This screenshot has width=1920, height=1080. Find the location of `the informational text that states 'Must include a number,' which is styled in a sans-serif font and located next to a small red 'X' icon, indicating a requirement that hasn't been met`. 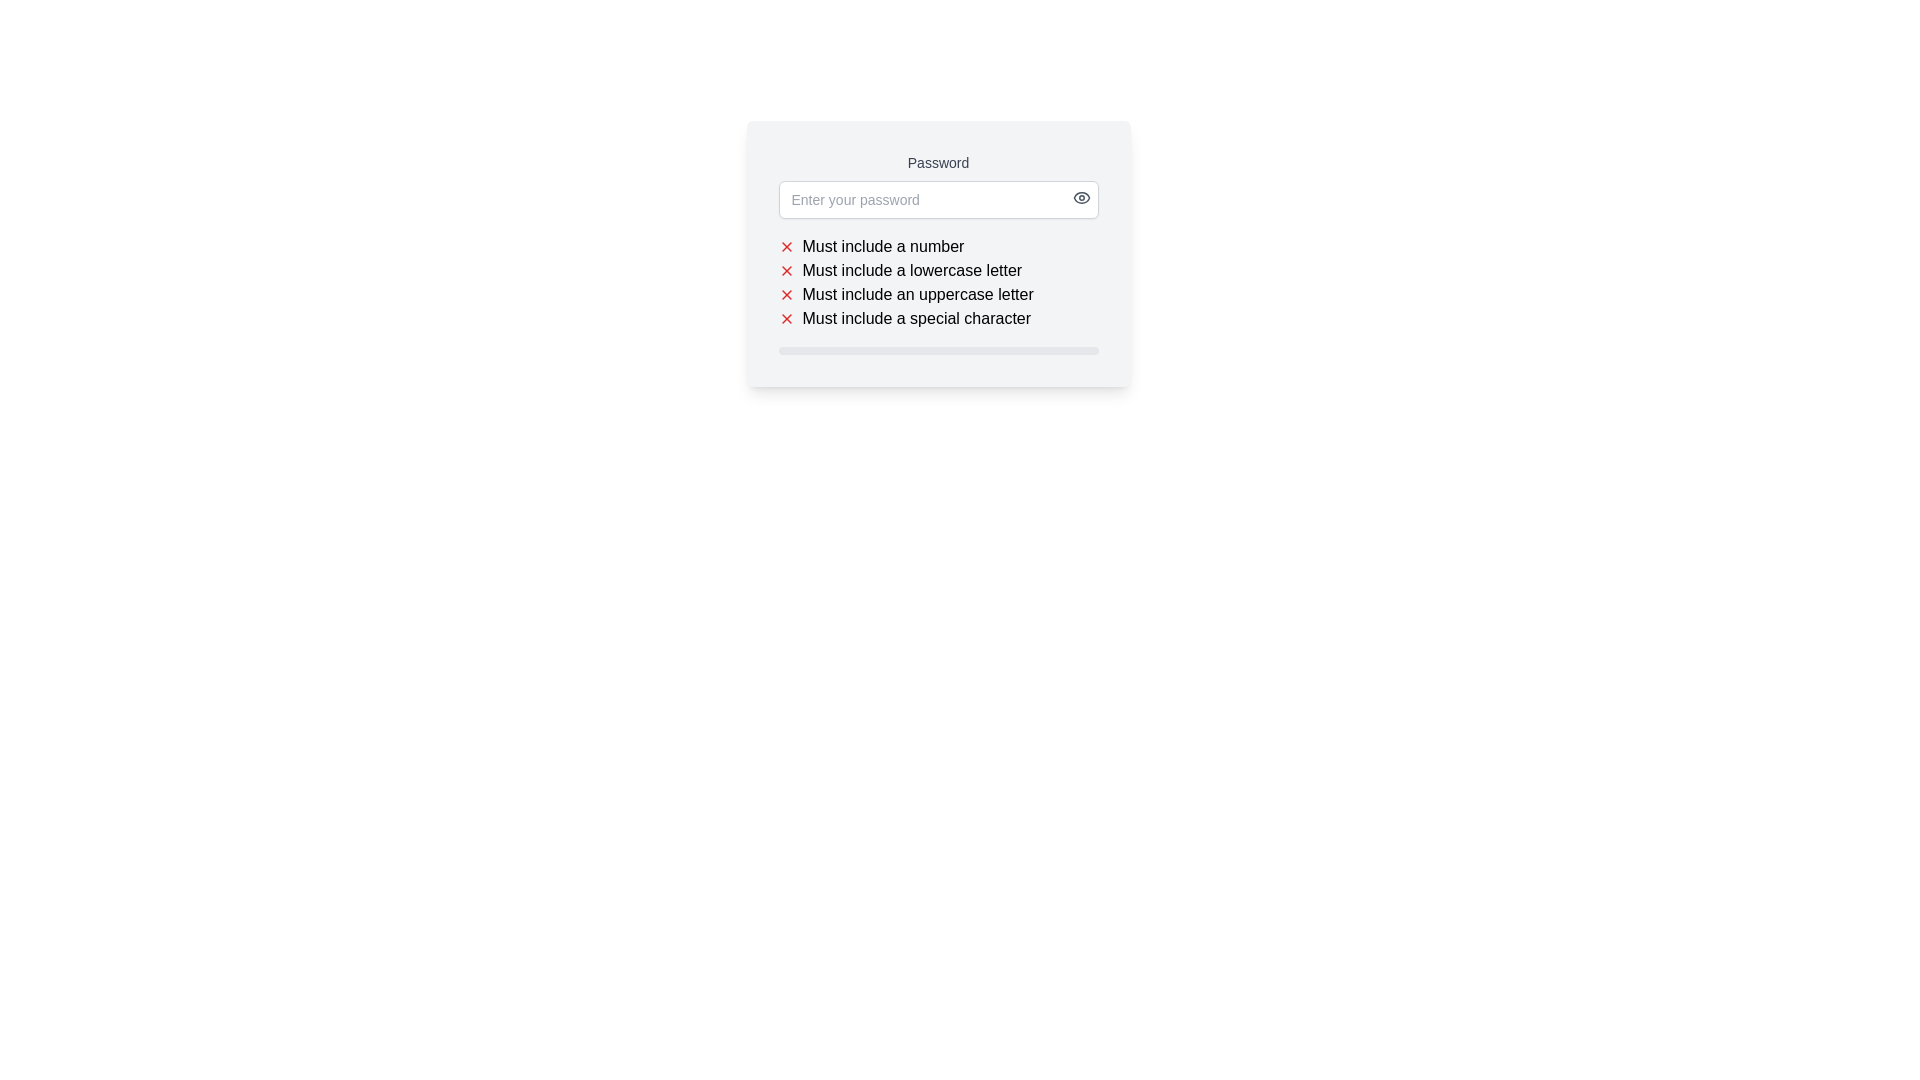

the informational text that states 'Must include a number,' which is styled in a sans-serif font and located next to a small red 'X' icon, indicating a requirement that hasn't been met is located at coordinates (882, 245).